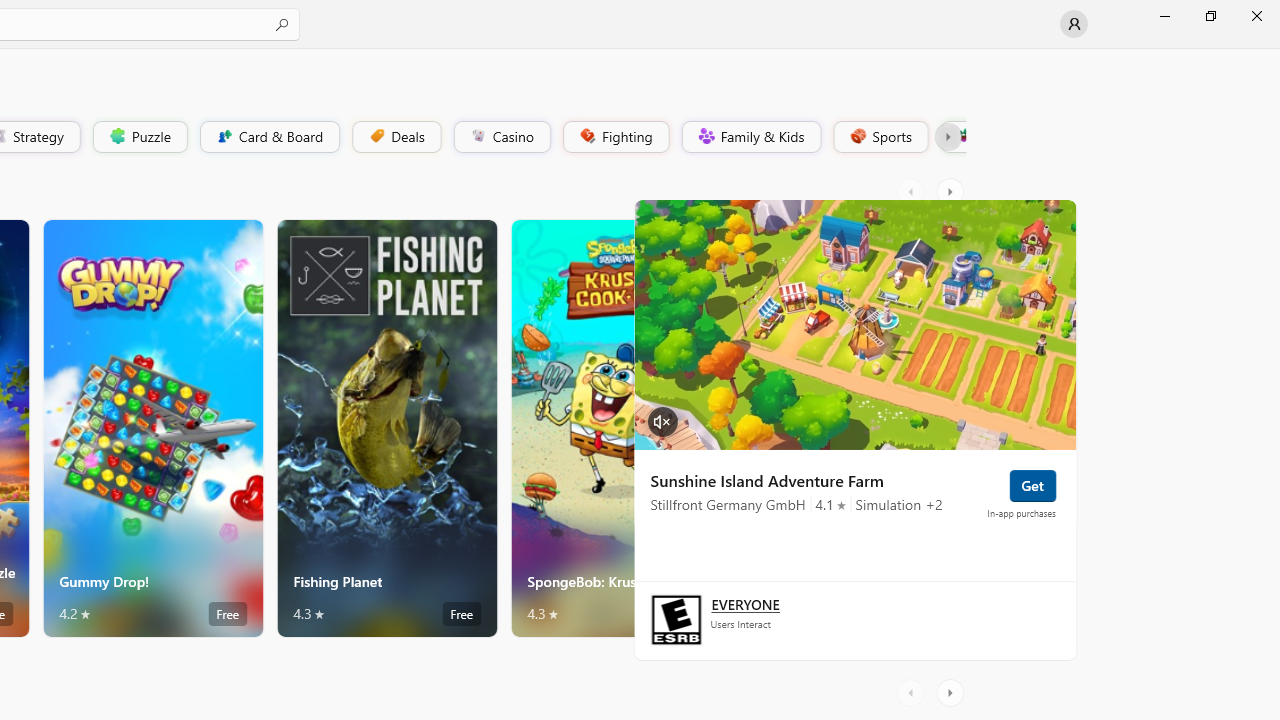 This screenshot has height=720, width=1280. I want to click on 'Platformer', so click(951, 135).